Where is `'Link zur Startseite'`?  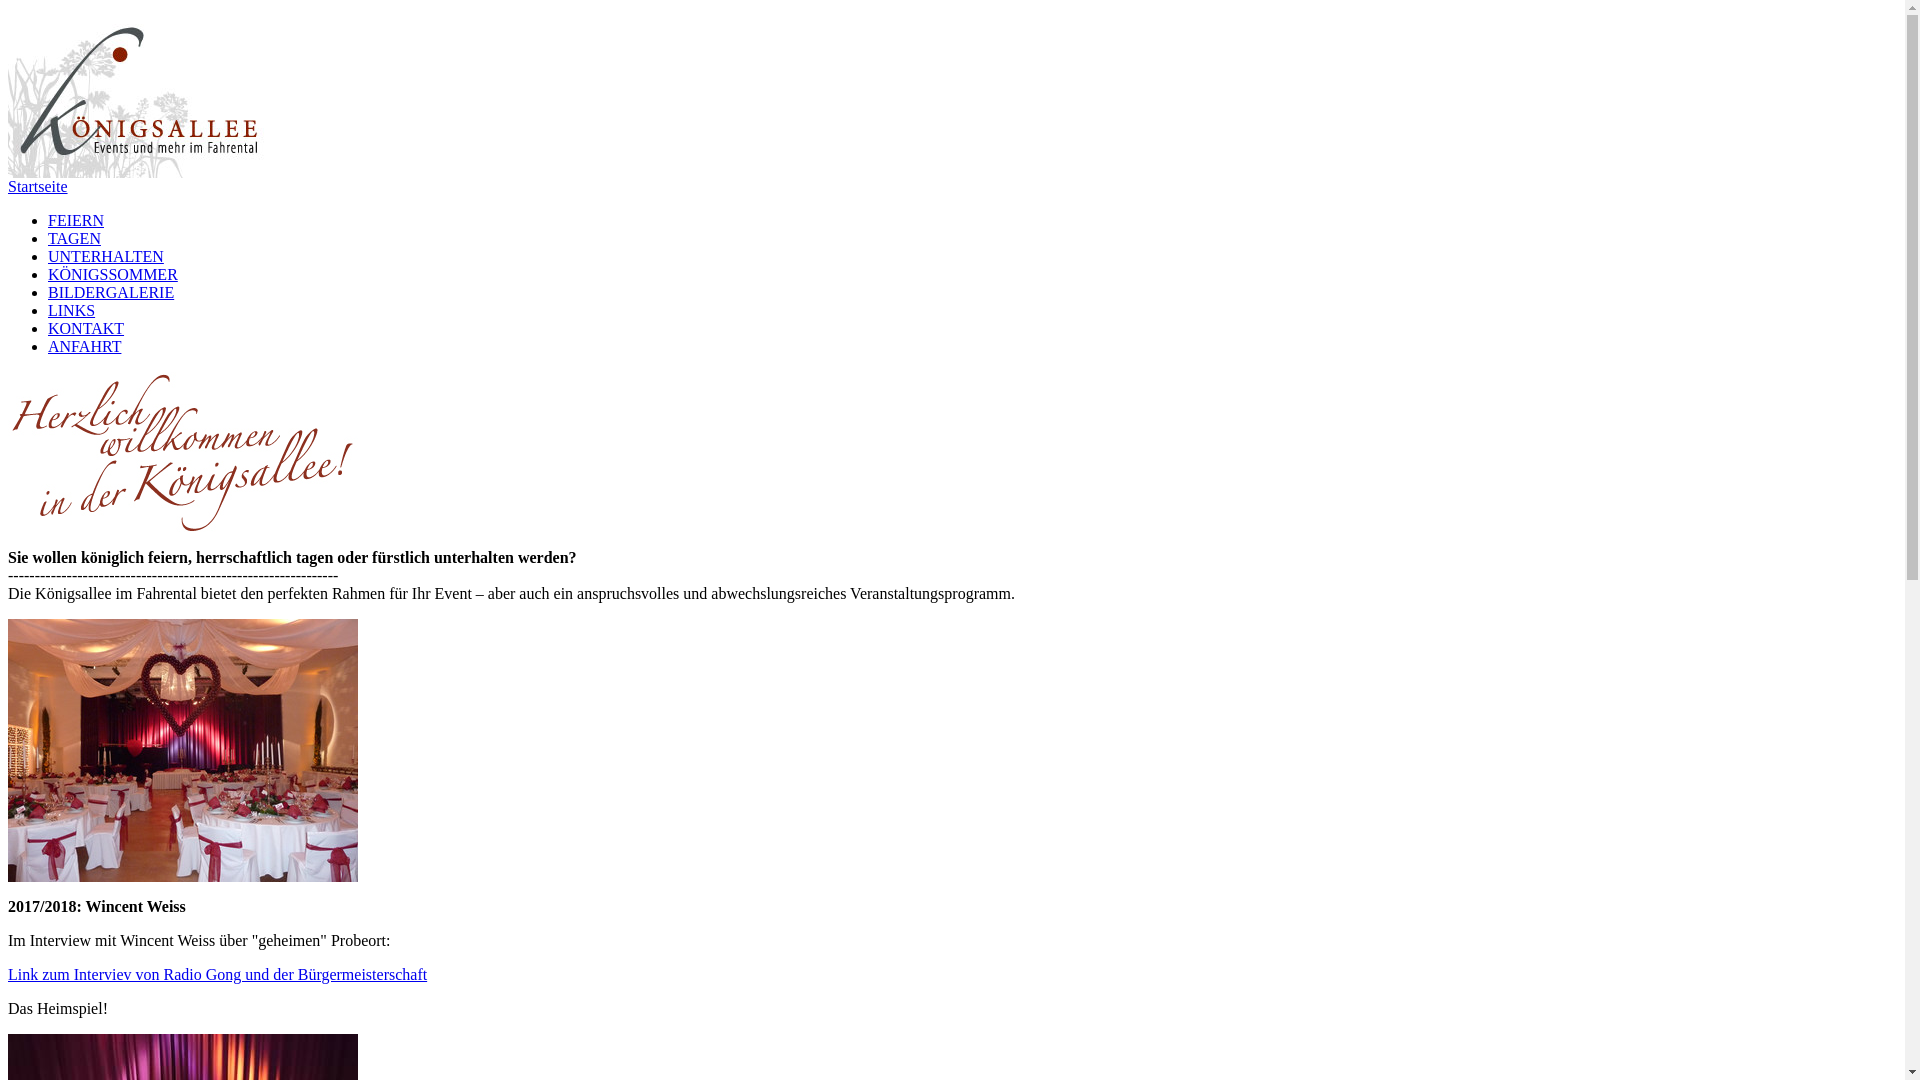
'Link zur Startseite' is located at coordinates (142, 171).